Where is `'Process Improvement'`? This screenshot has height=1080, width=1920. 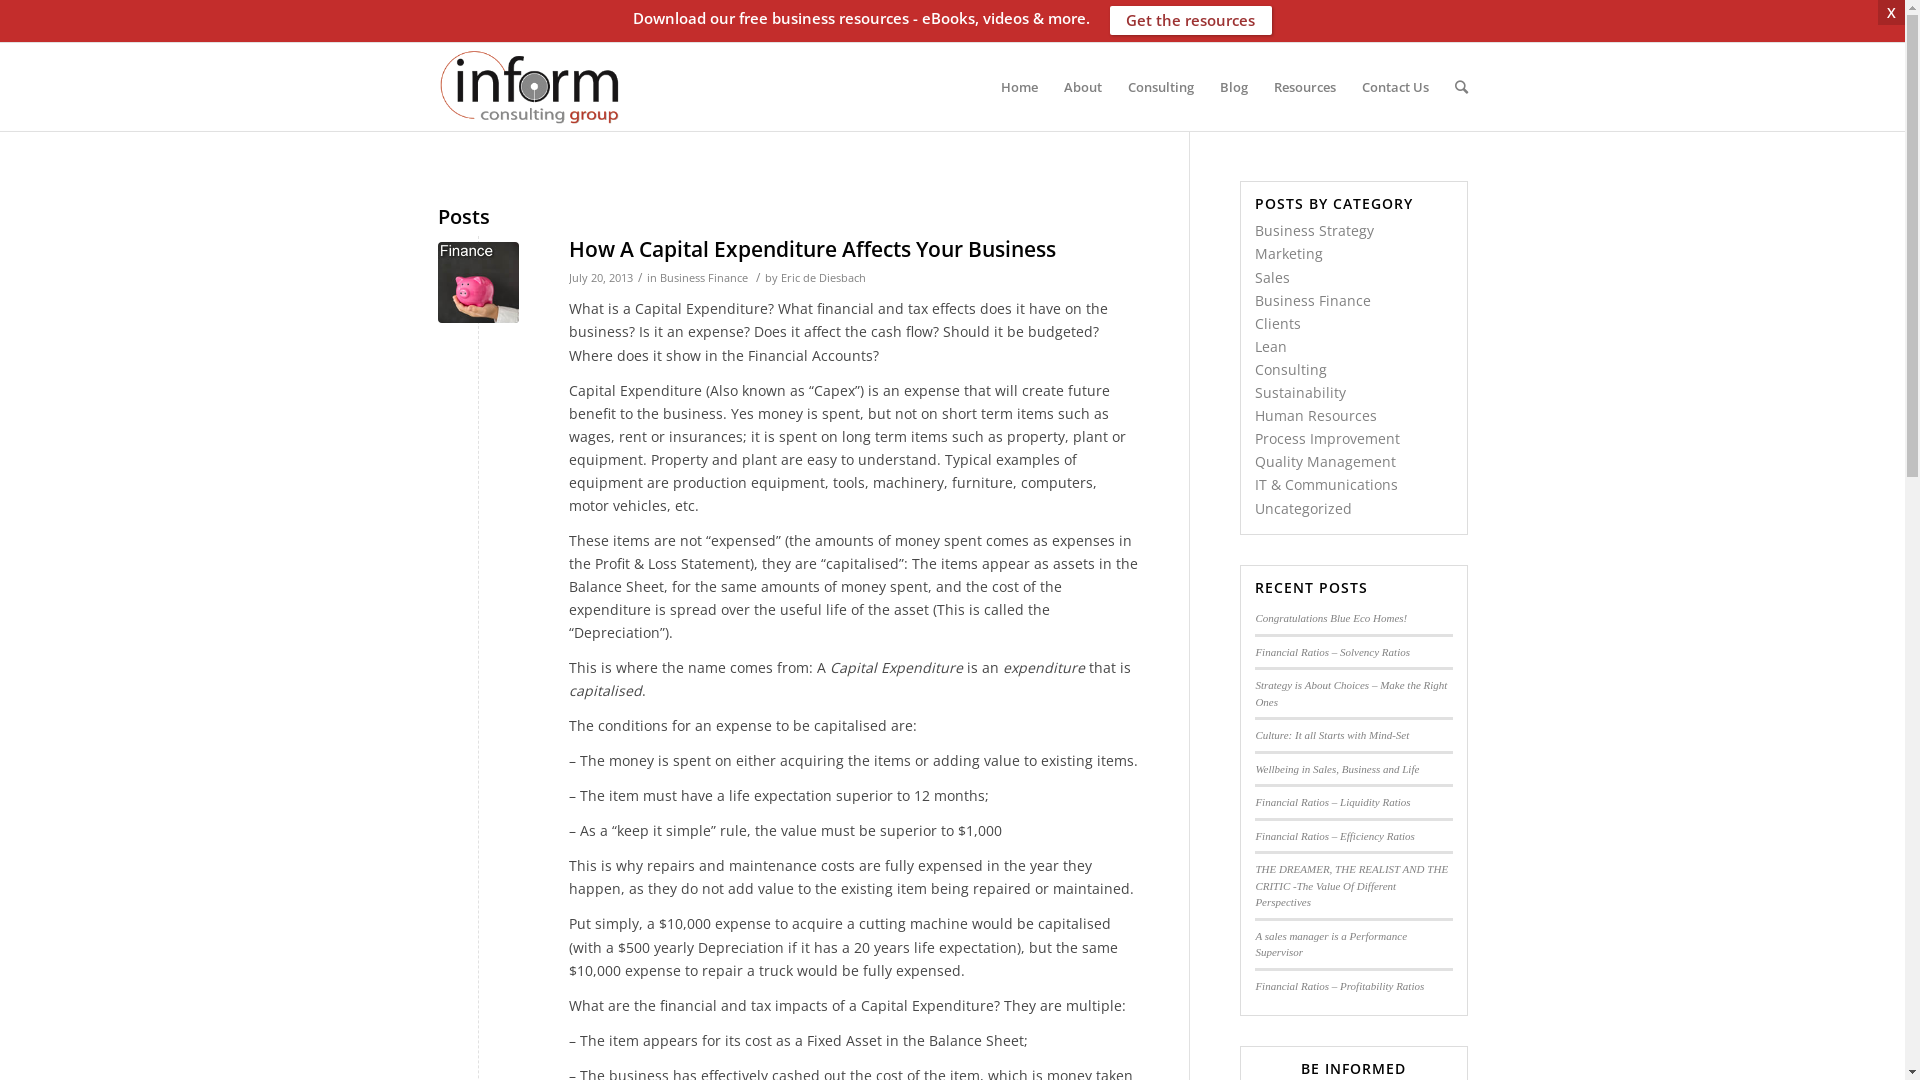 'Process Improvement' is located at coordinates (1327, 437).